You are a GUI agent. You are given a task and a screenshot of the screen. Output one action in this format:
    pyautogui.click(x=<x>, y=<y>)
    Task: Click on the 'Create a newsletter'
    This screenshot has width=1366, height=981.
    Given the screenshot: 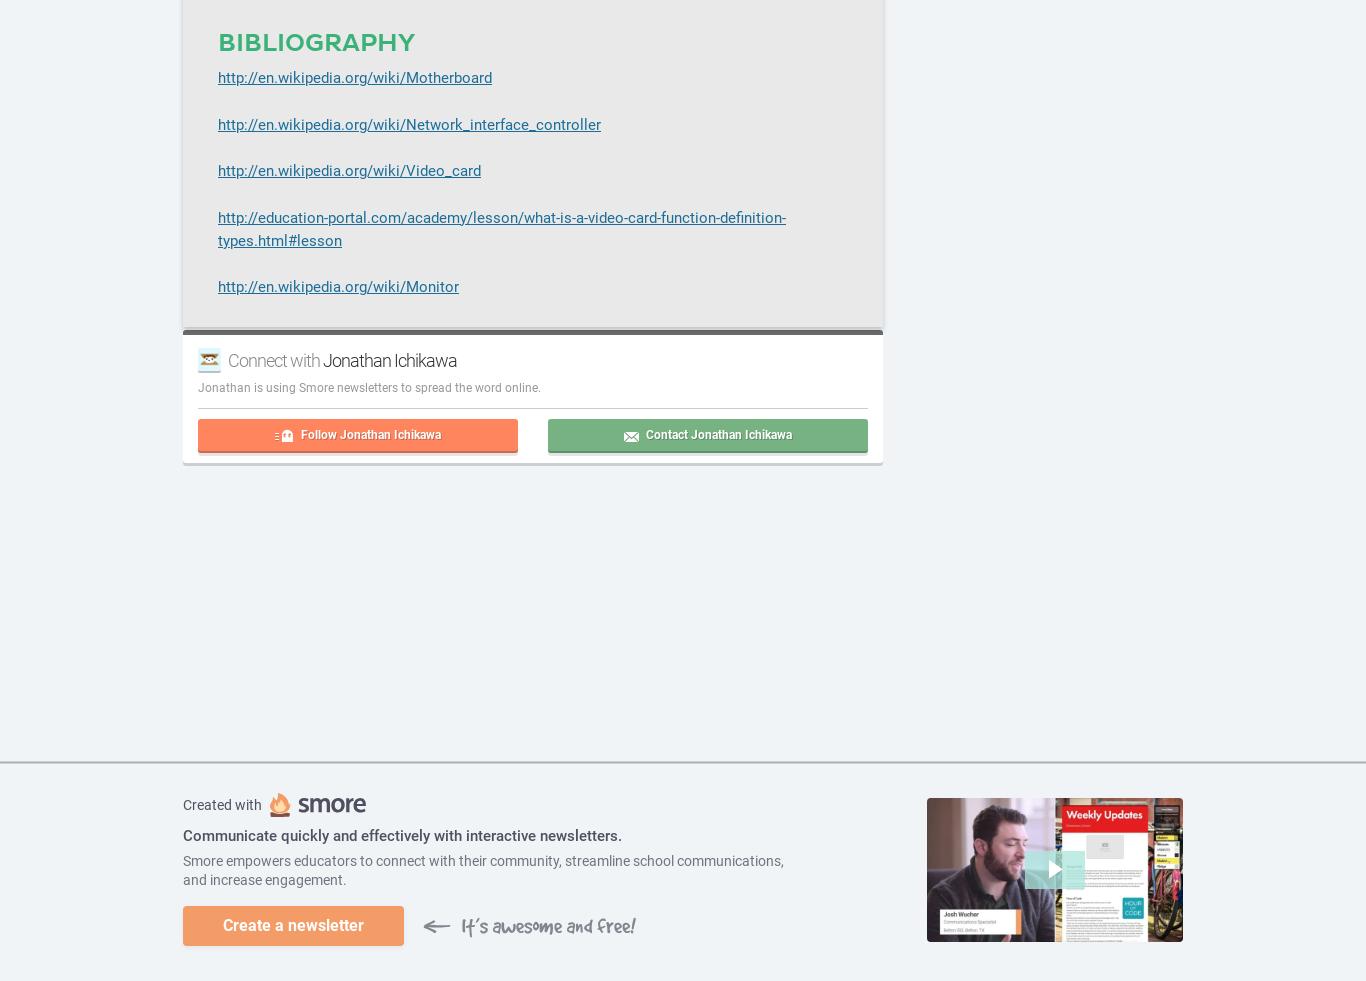 What is the action you would take?
    pyautogui.click(x=293, y=925)
    